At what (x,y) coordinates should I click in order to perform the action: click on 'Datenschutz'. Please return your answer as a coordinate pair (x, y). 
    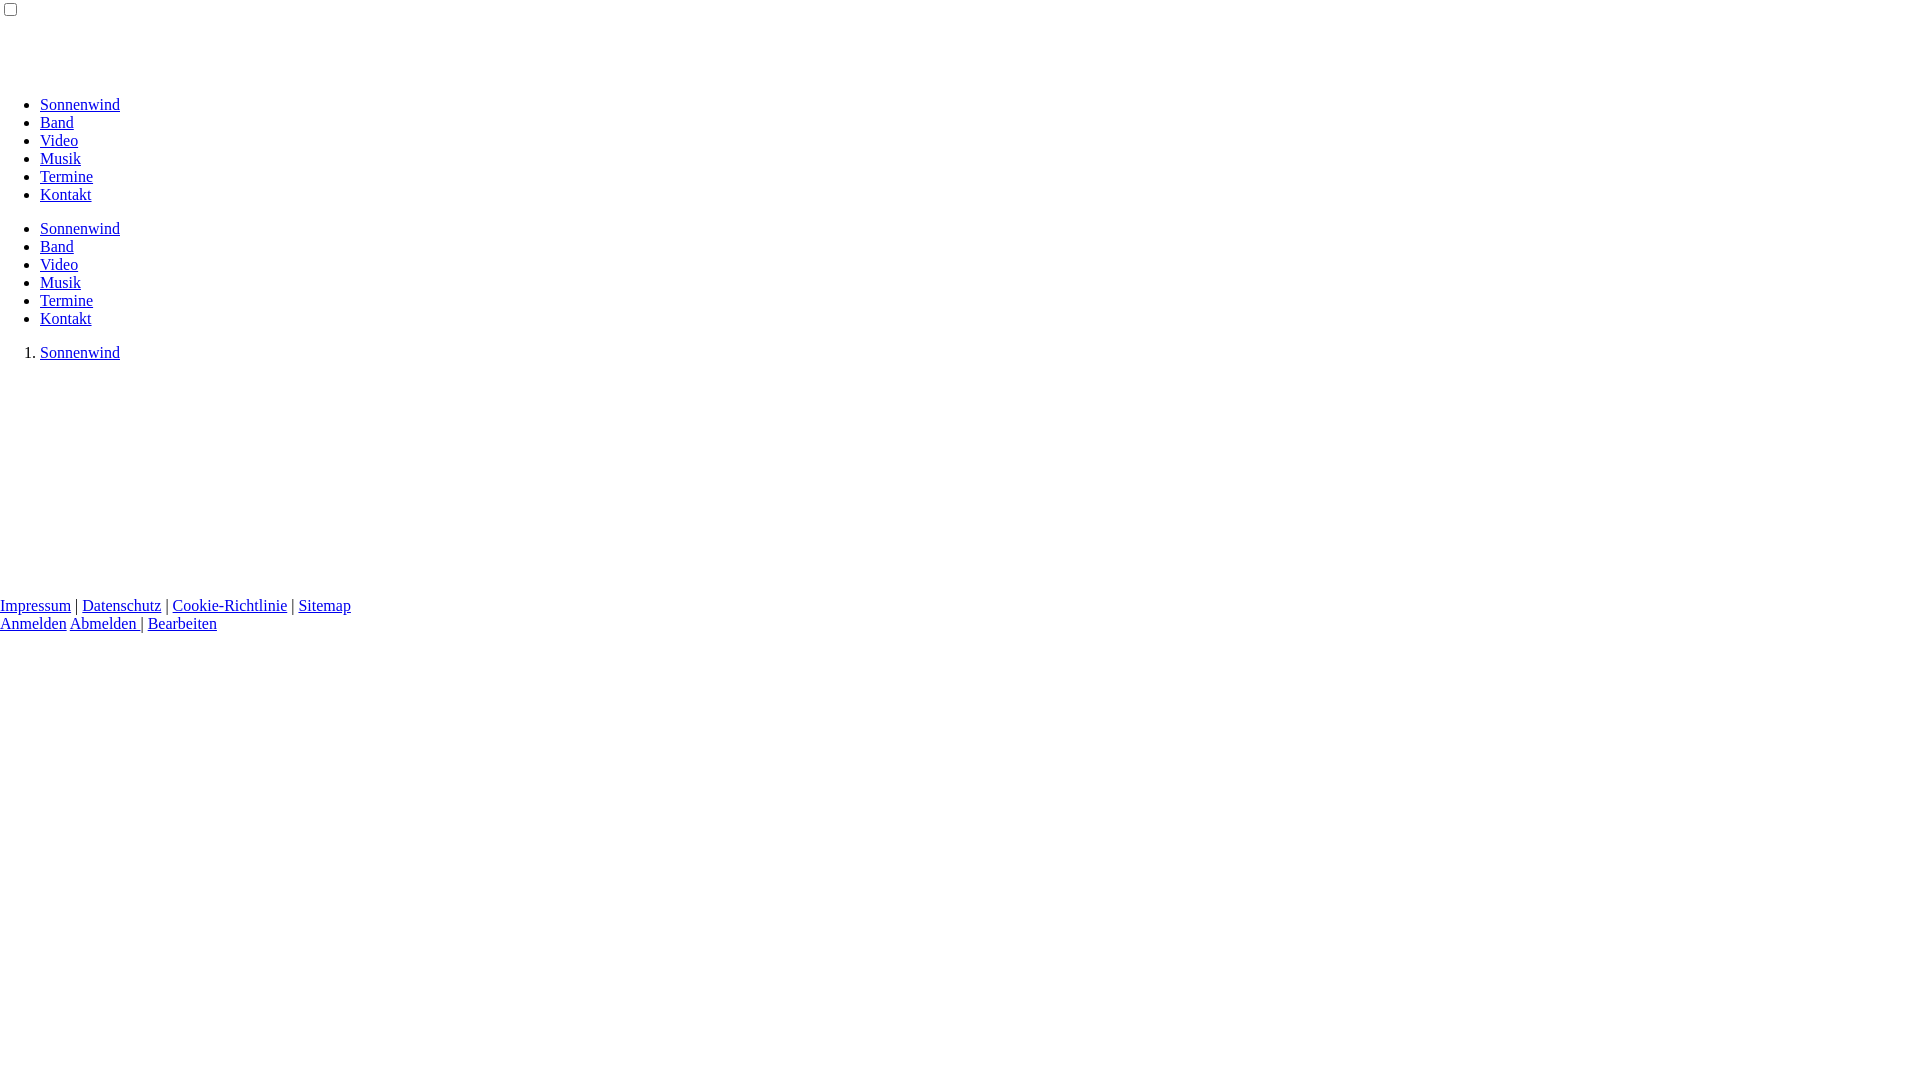
    Looking at the image, I should click on (120, 604).